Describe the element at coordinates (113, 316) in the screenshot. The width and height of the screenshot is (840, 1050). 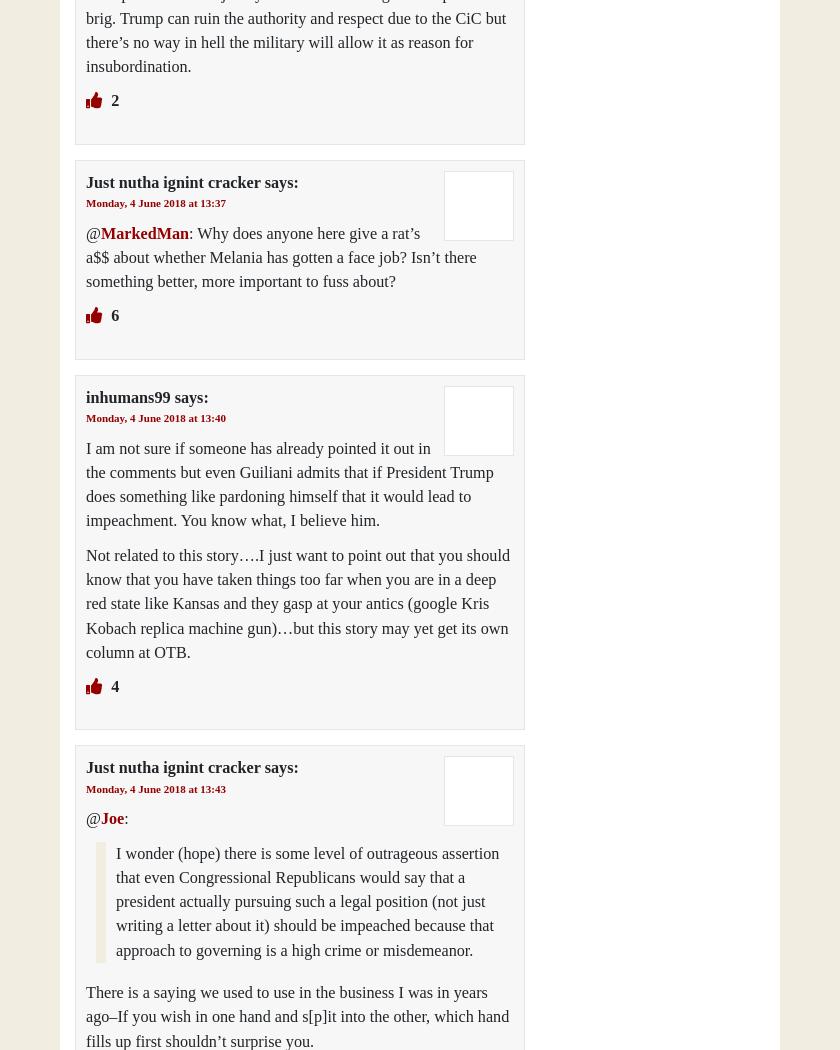
I see `'6'` at that location.